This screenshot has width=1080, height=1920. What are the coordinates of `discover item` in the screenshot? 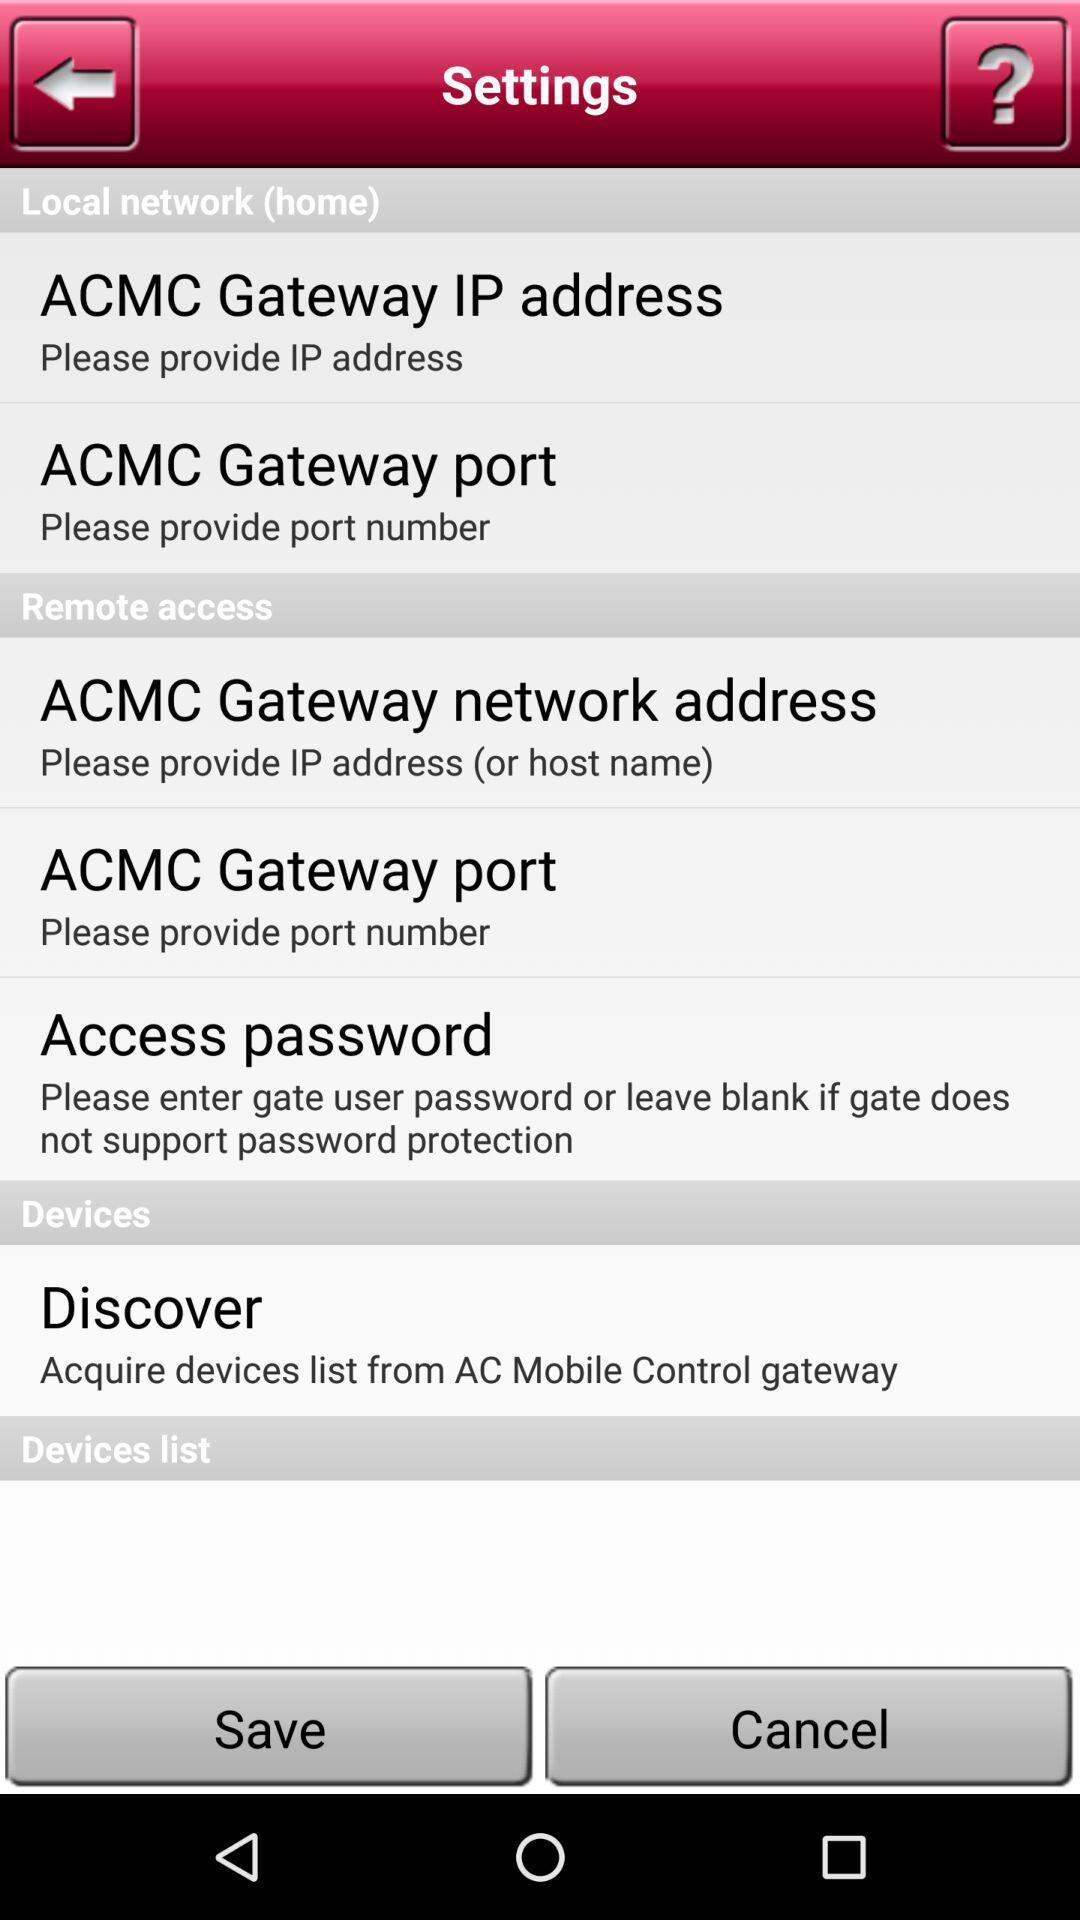 It's located at (150, 1305).